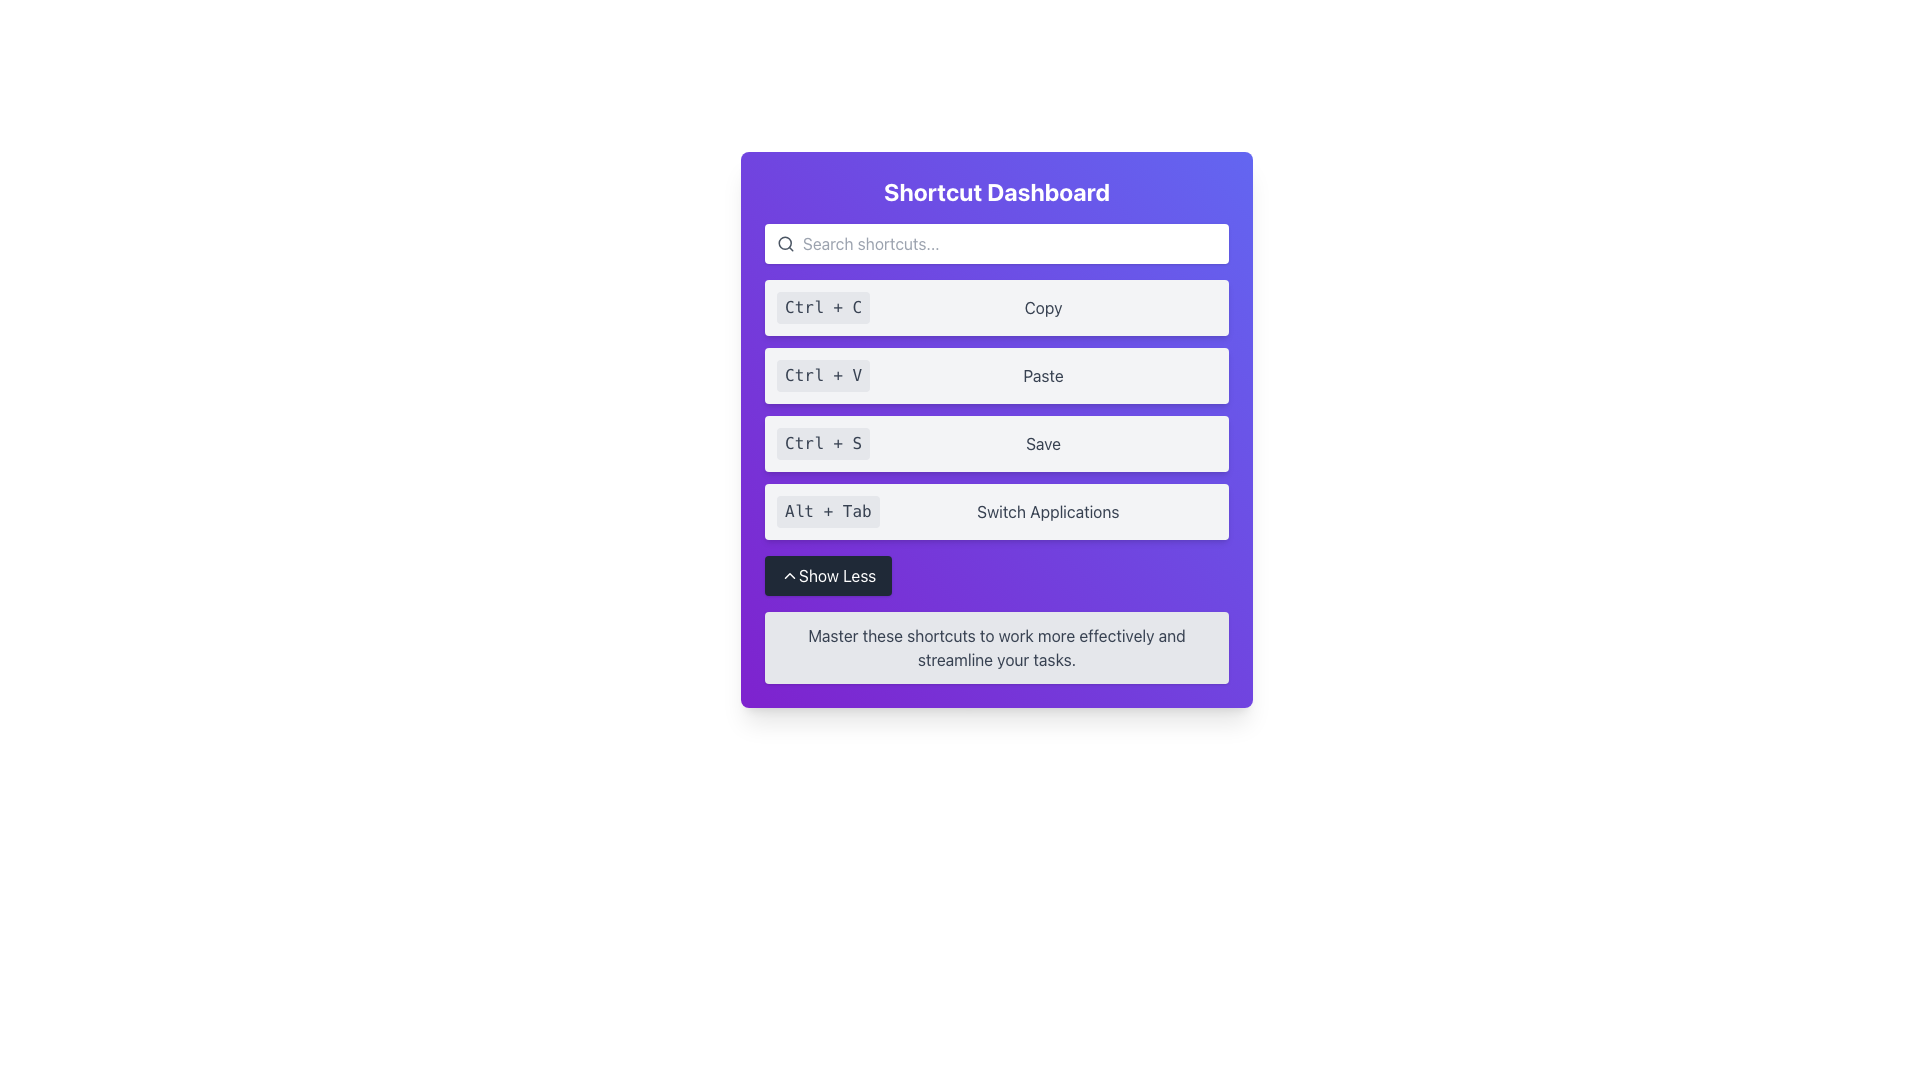 The width and height of the screenshot is (1920, 1080). What do you see at coordinates (1042, 442) in the screenshot?
I see `the Text Label that indicates the action associated with the shortcut 'Ctrl + S', positioned to the right of its sibling element displaying 'Ctrl + S'` at bounding box center [1042, 442].